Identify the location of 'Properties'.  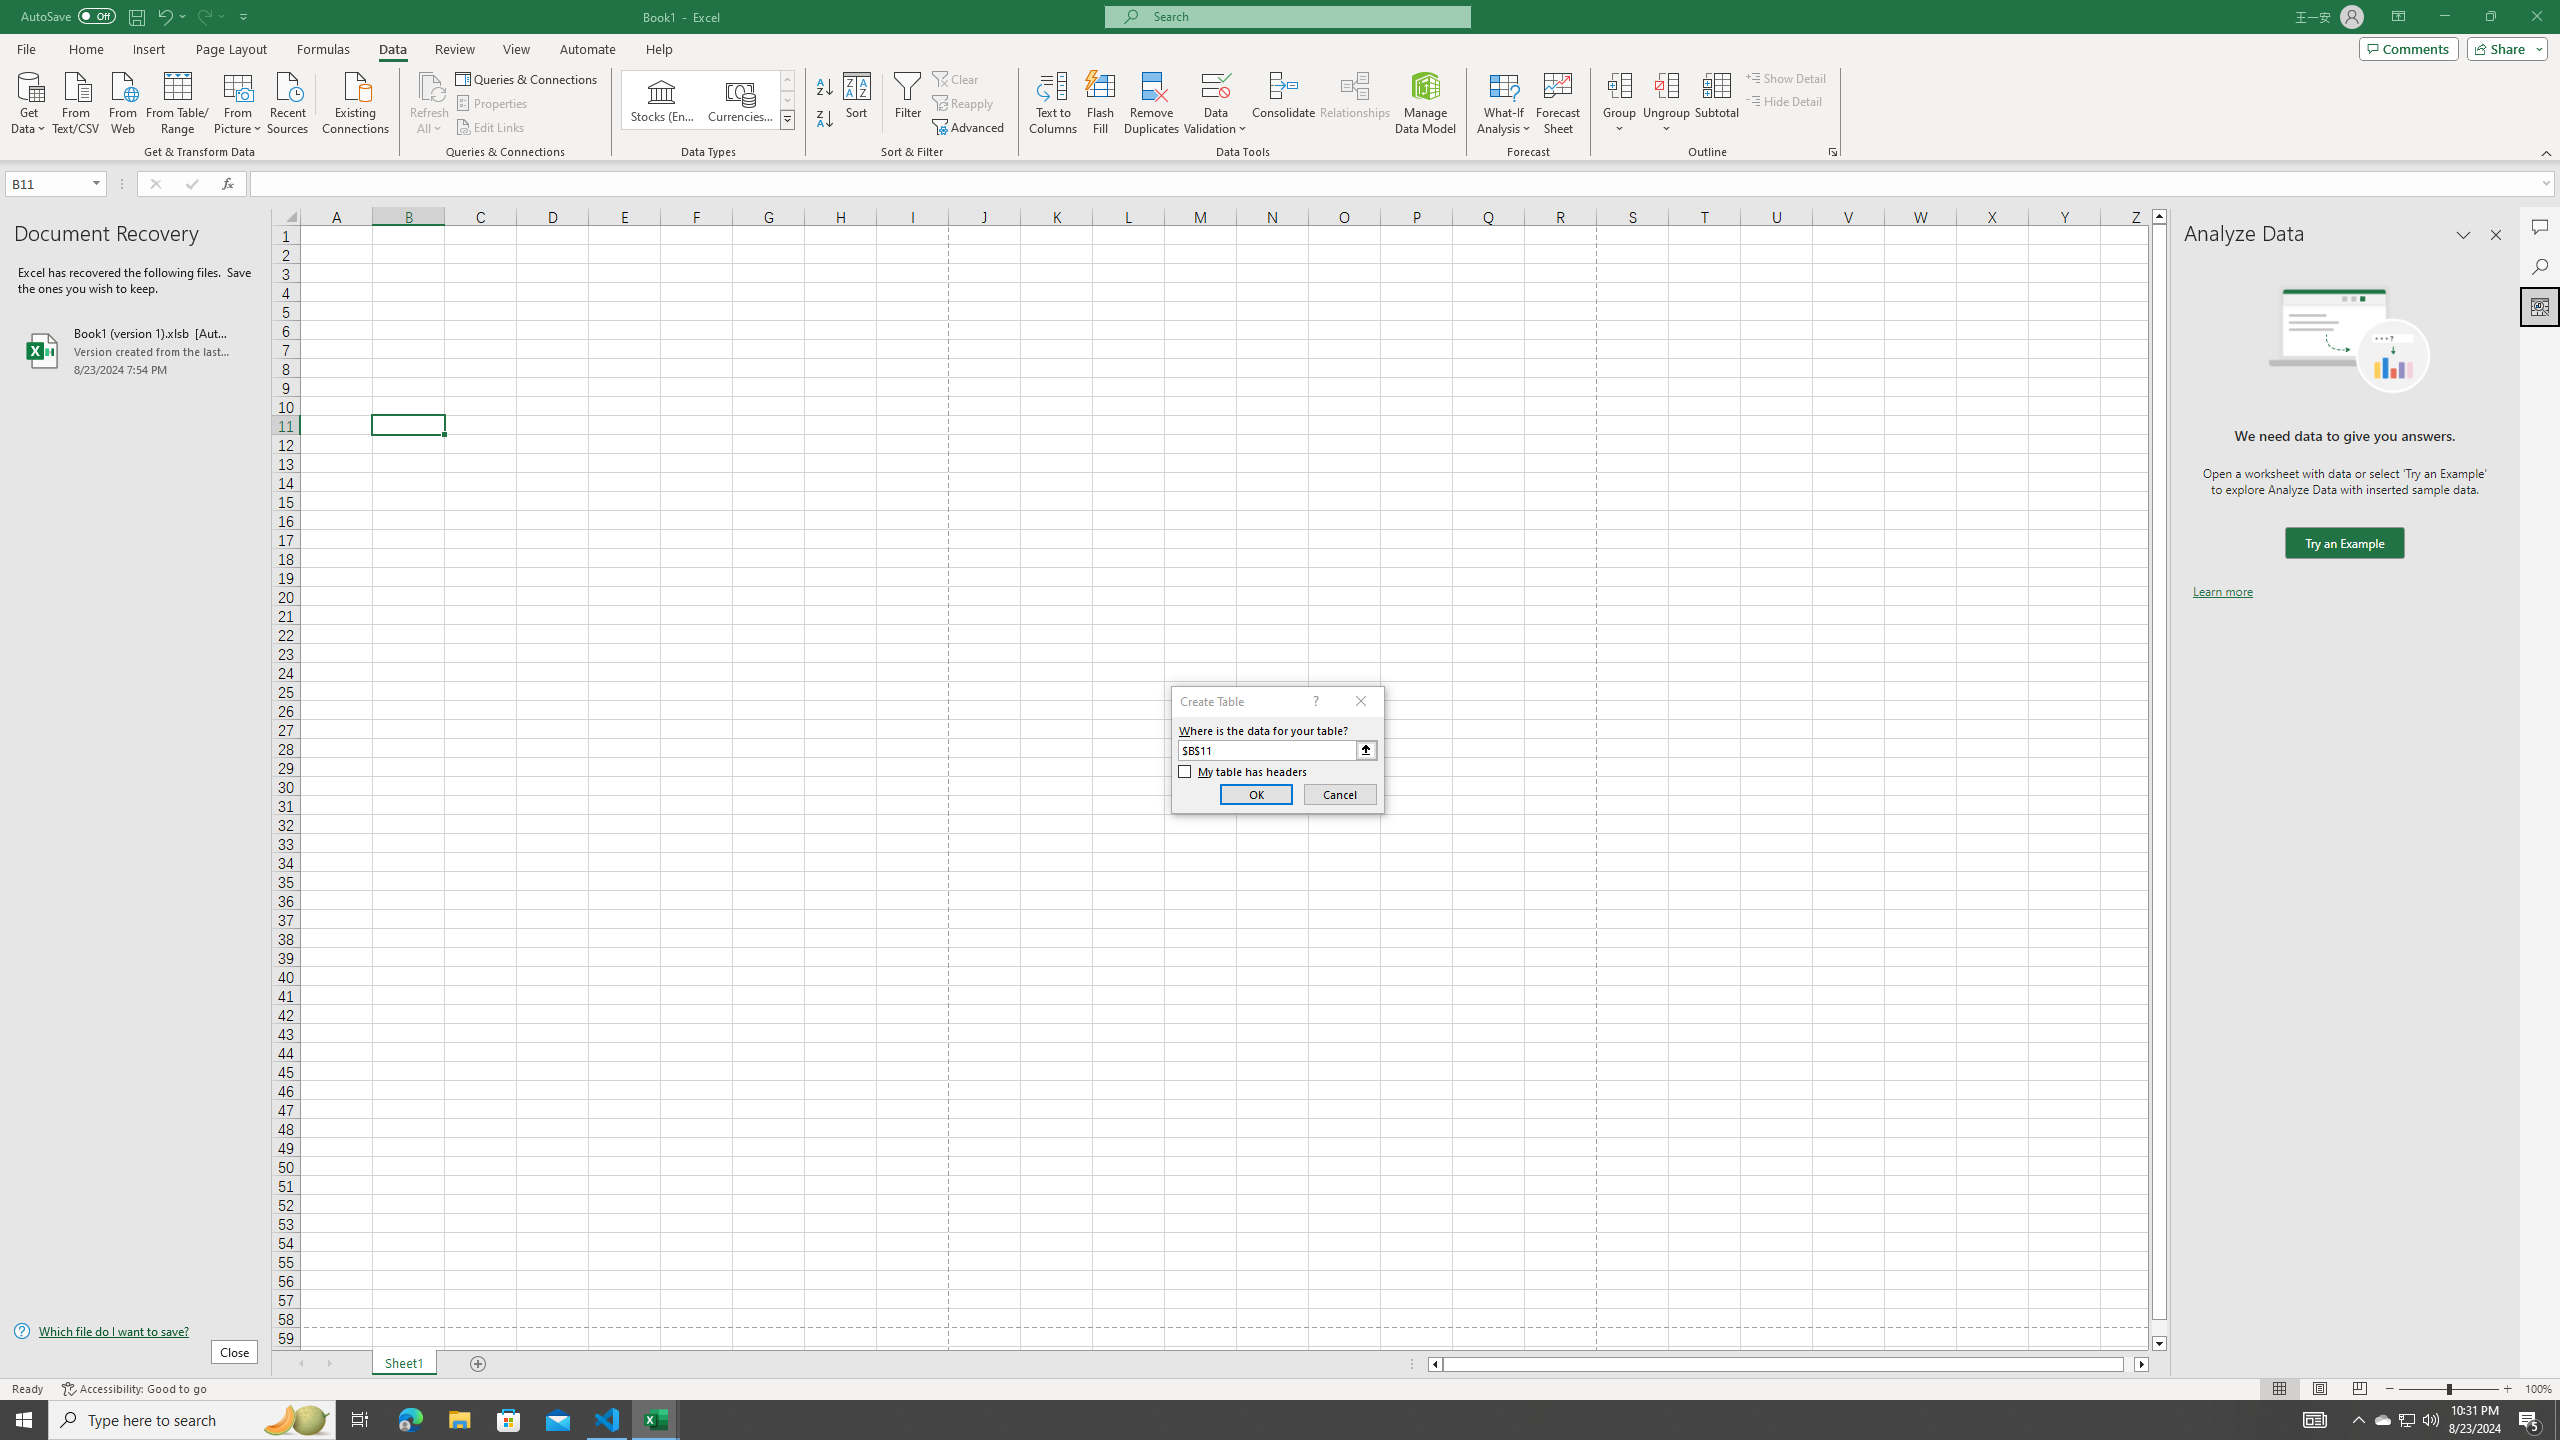
(493, 103).